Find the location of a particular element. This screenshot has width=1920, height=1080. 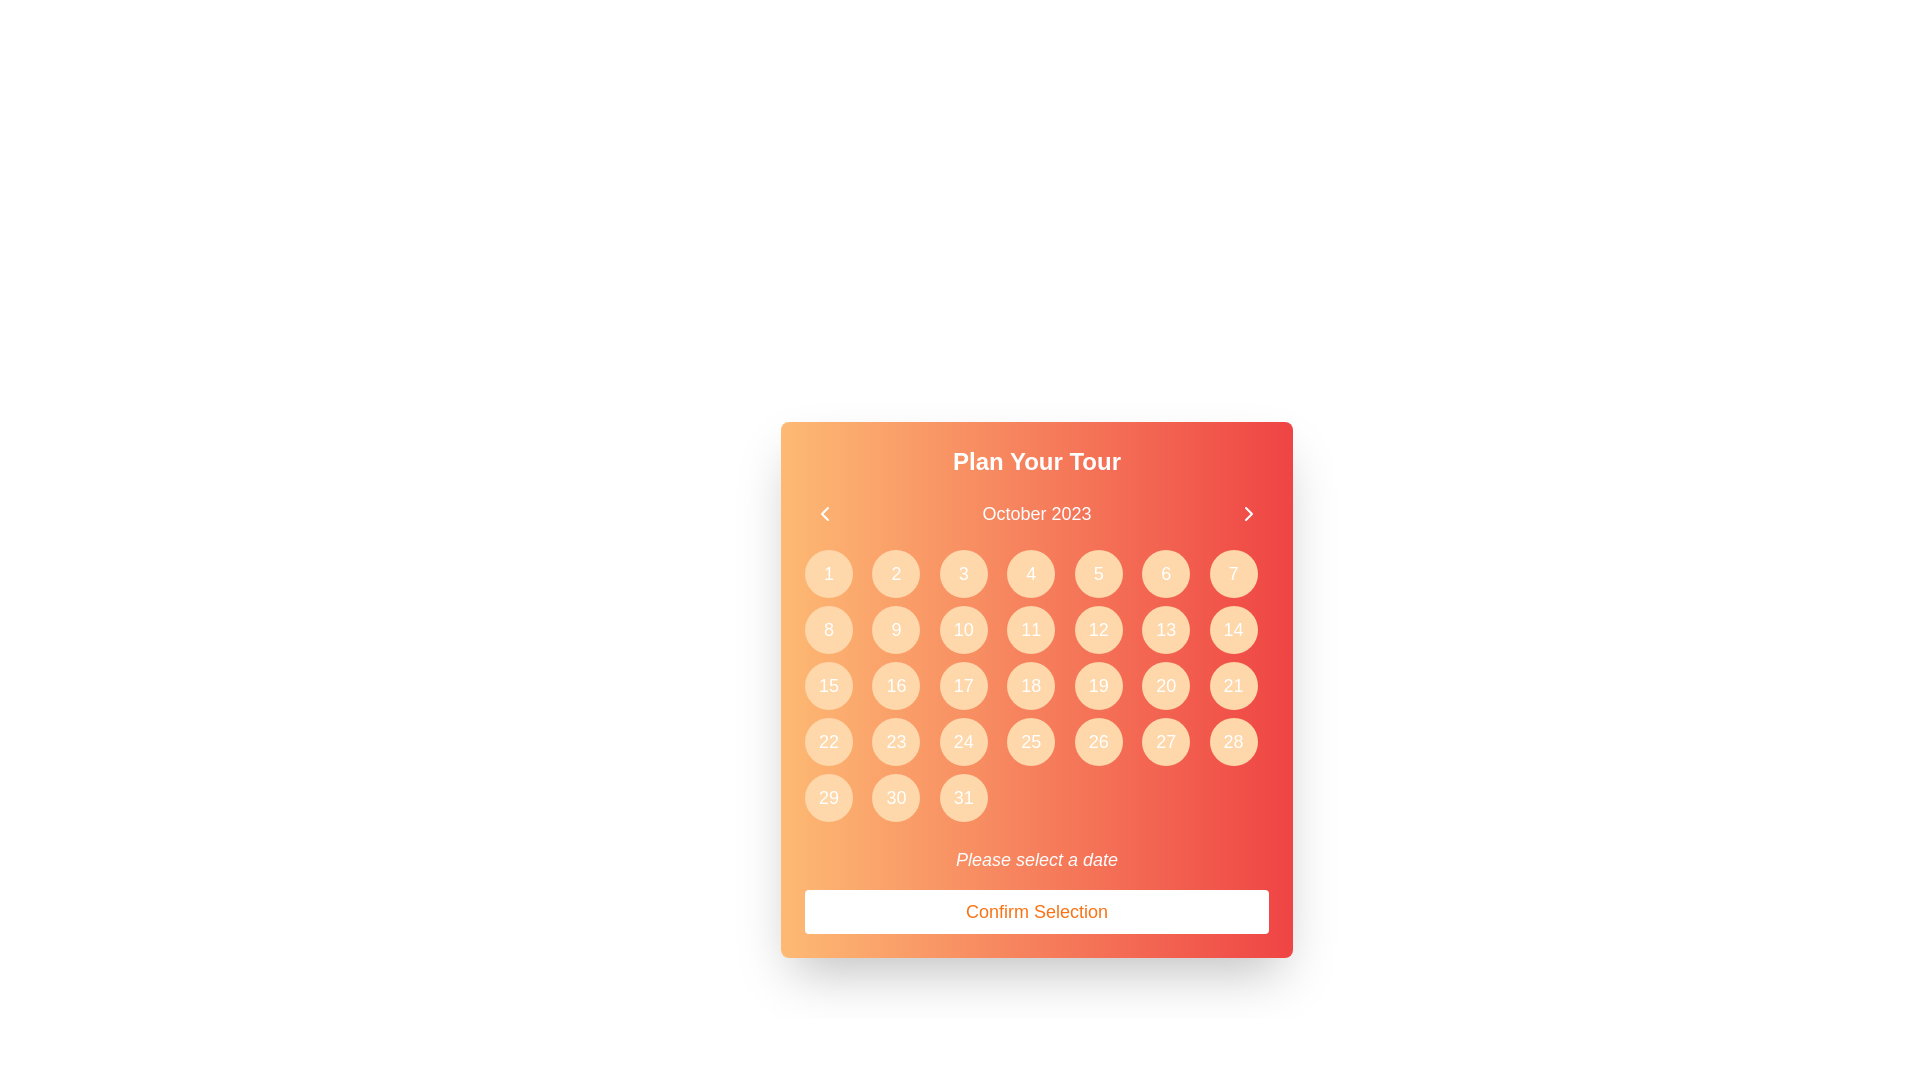

the rounded button with a light orange background containing the number '29' in white bold text is located at coordinates (829, 797).